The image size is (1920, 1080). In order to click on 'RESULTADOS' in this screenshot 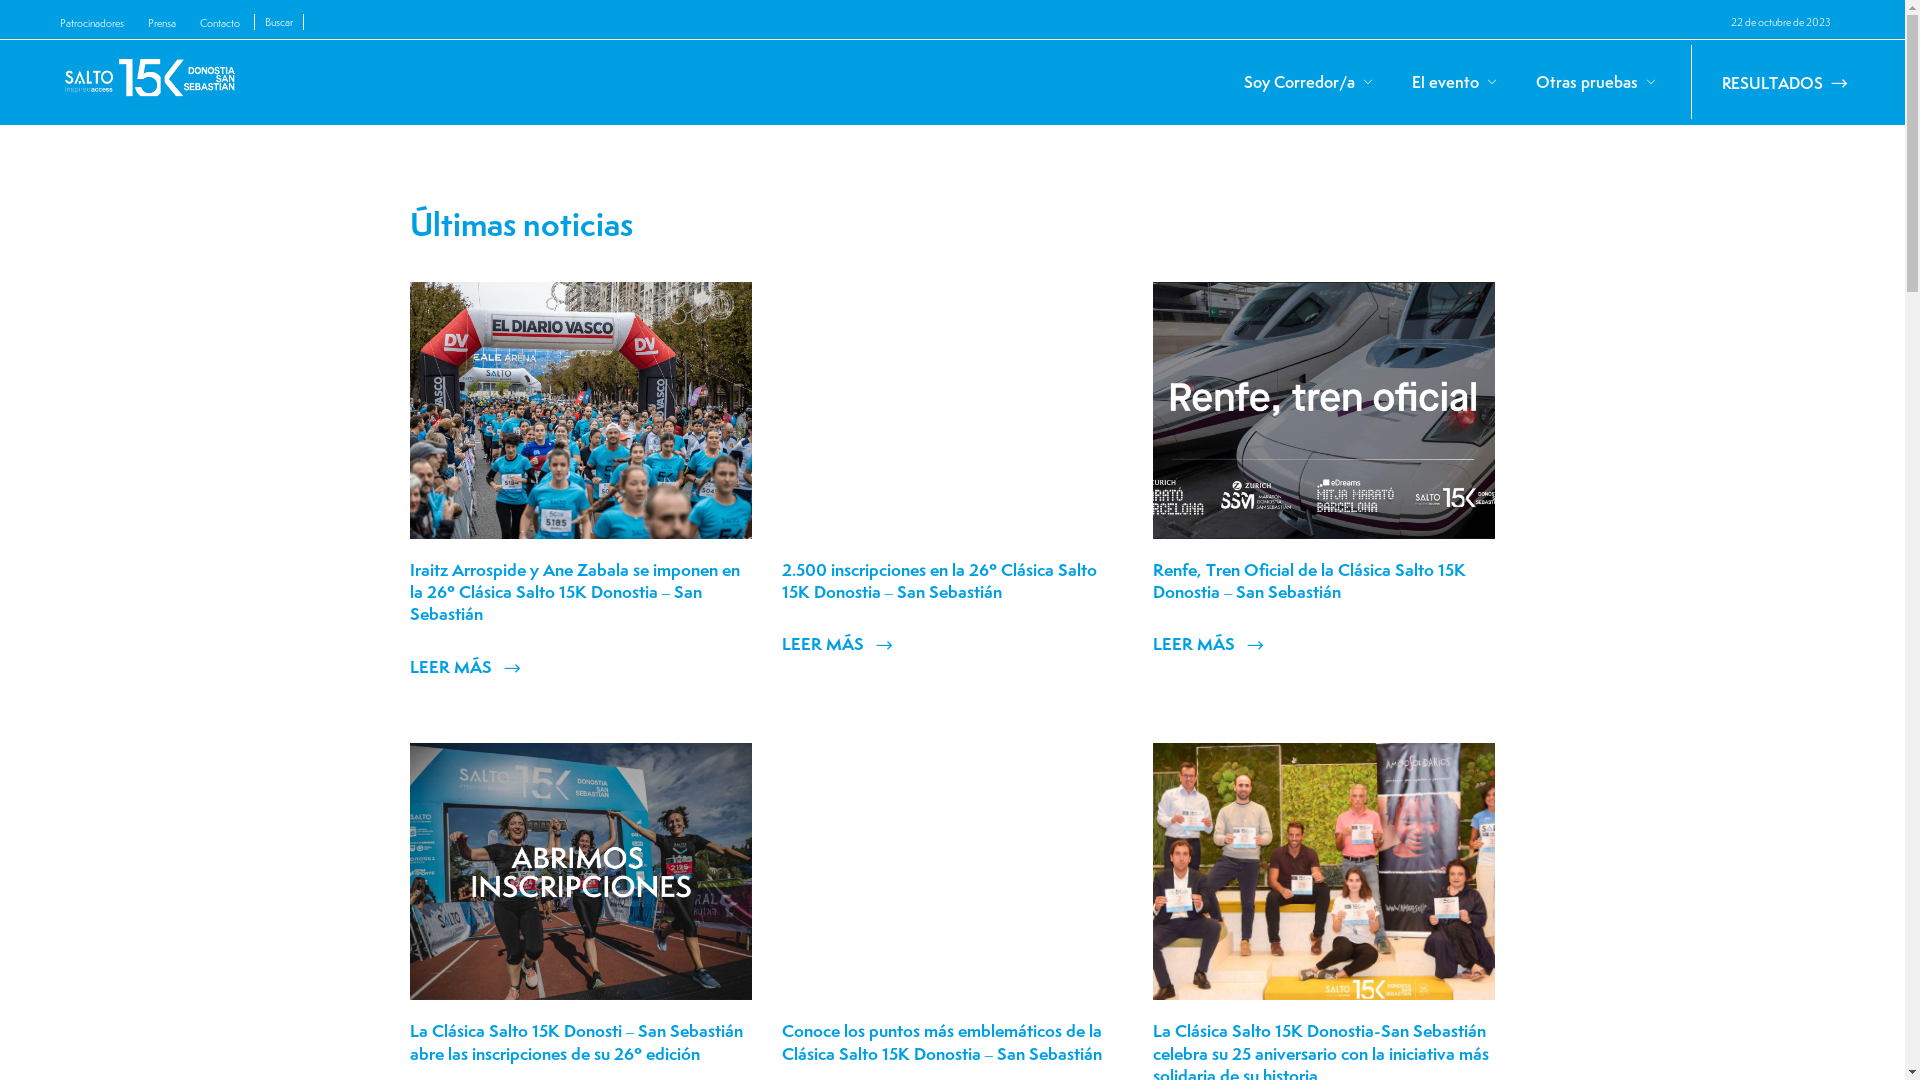, I will do `click(1689, 80)`.